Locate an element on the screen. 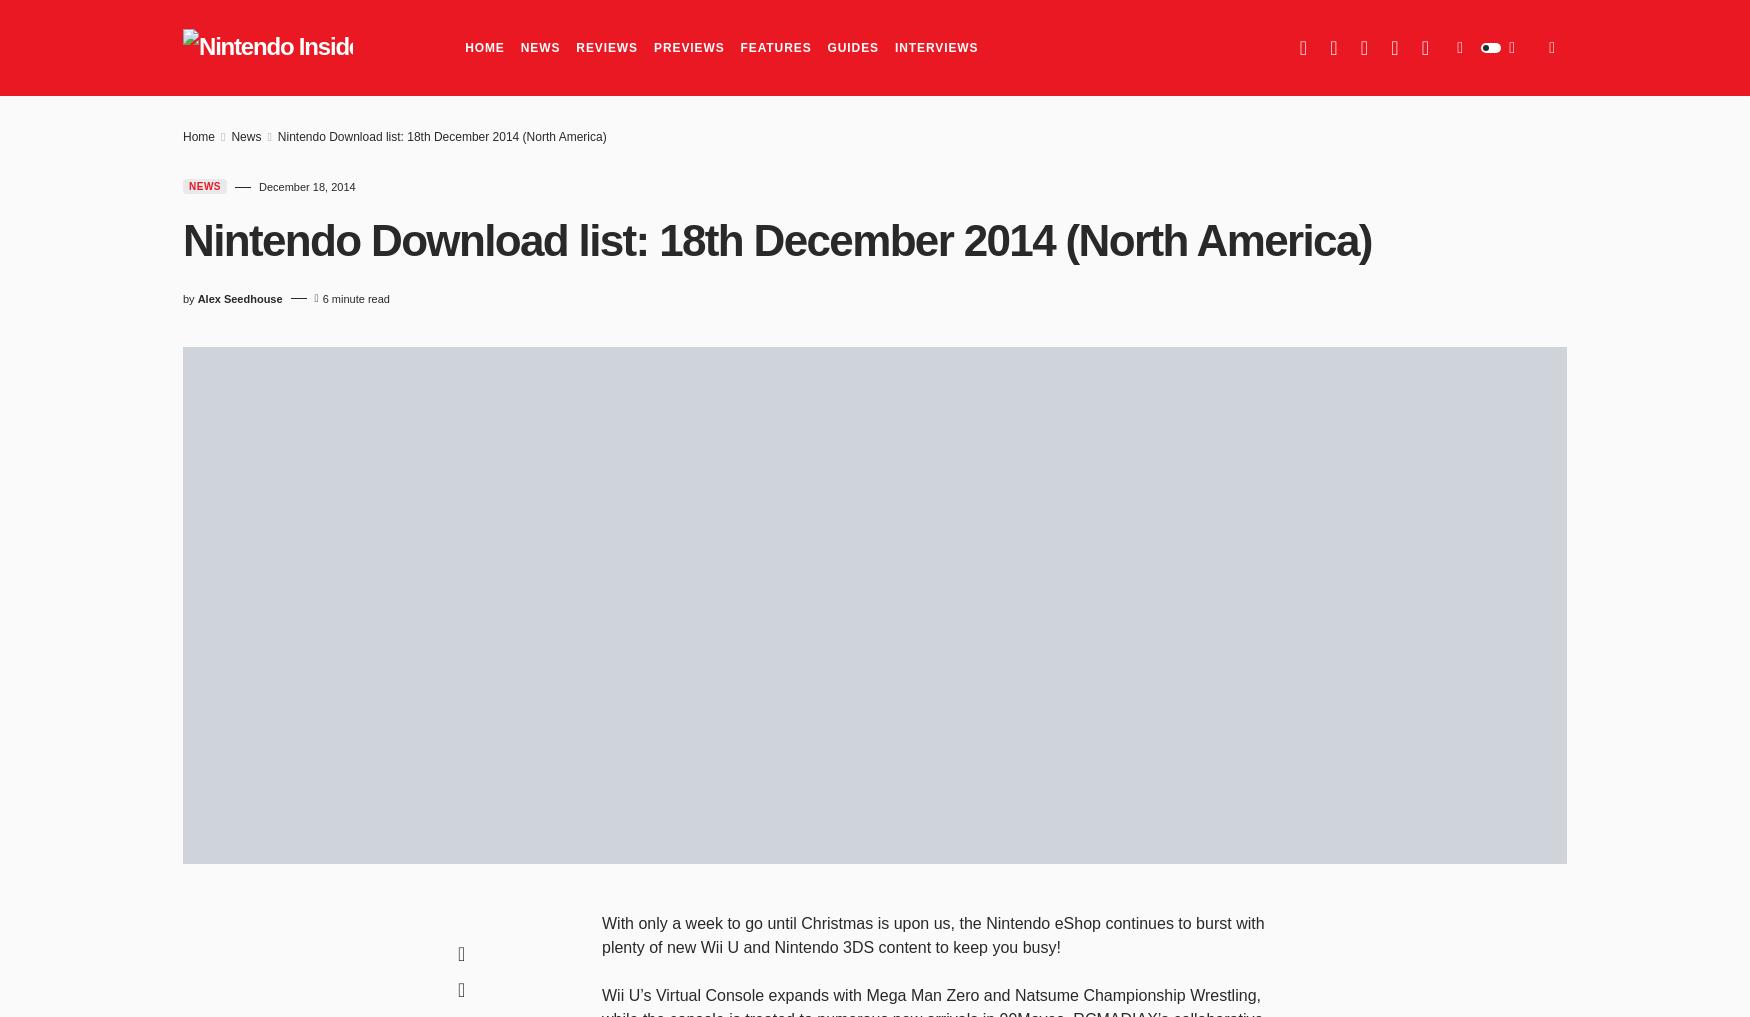  'Features' is located at coordinates (774, 47).